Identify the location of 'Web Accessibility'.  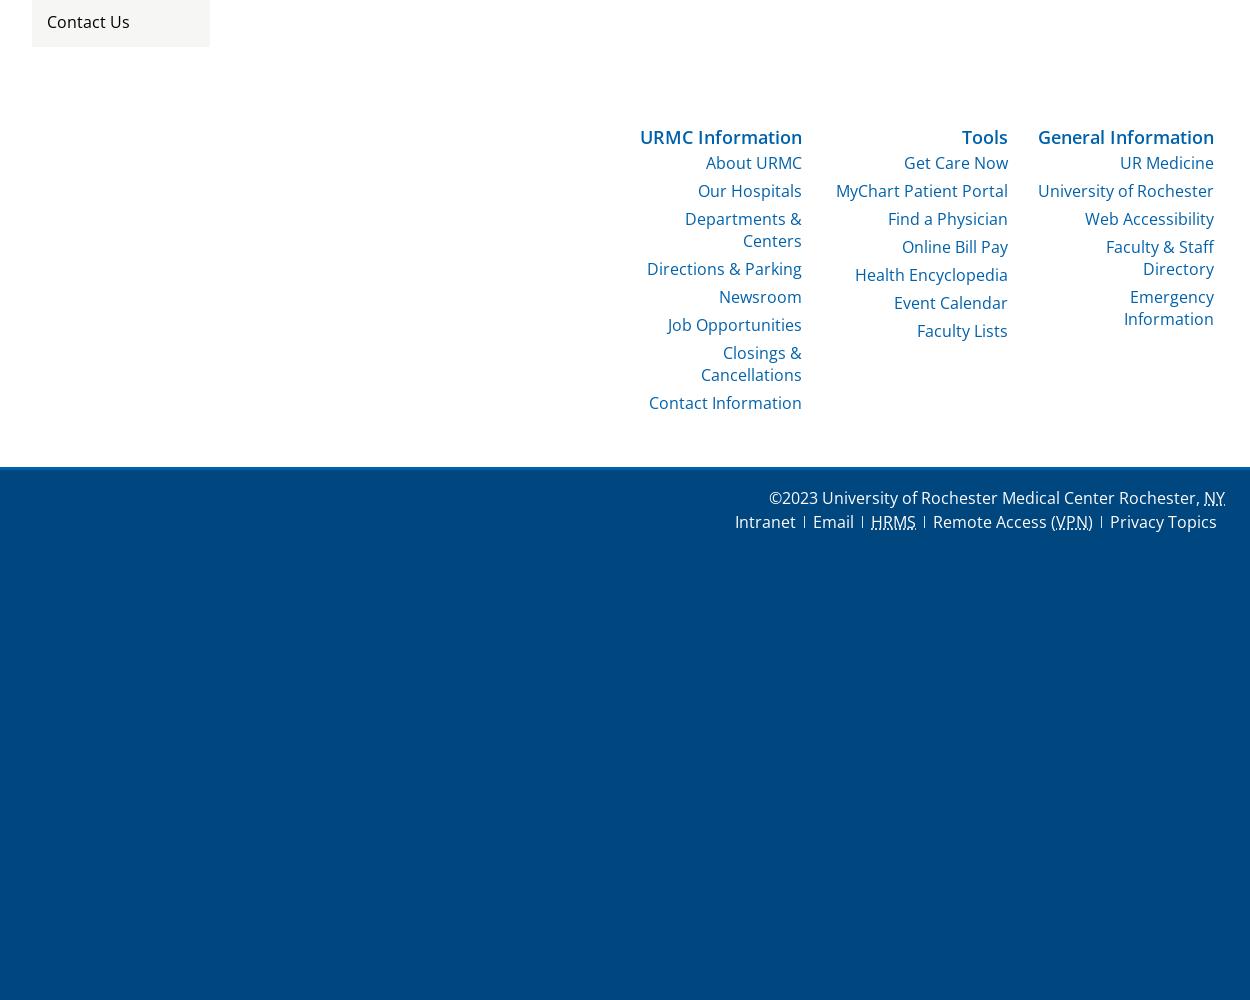
(1084, 217).